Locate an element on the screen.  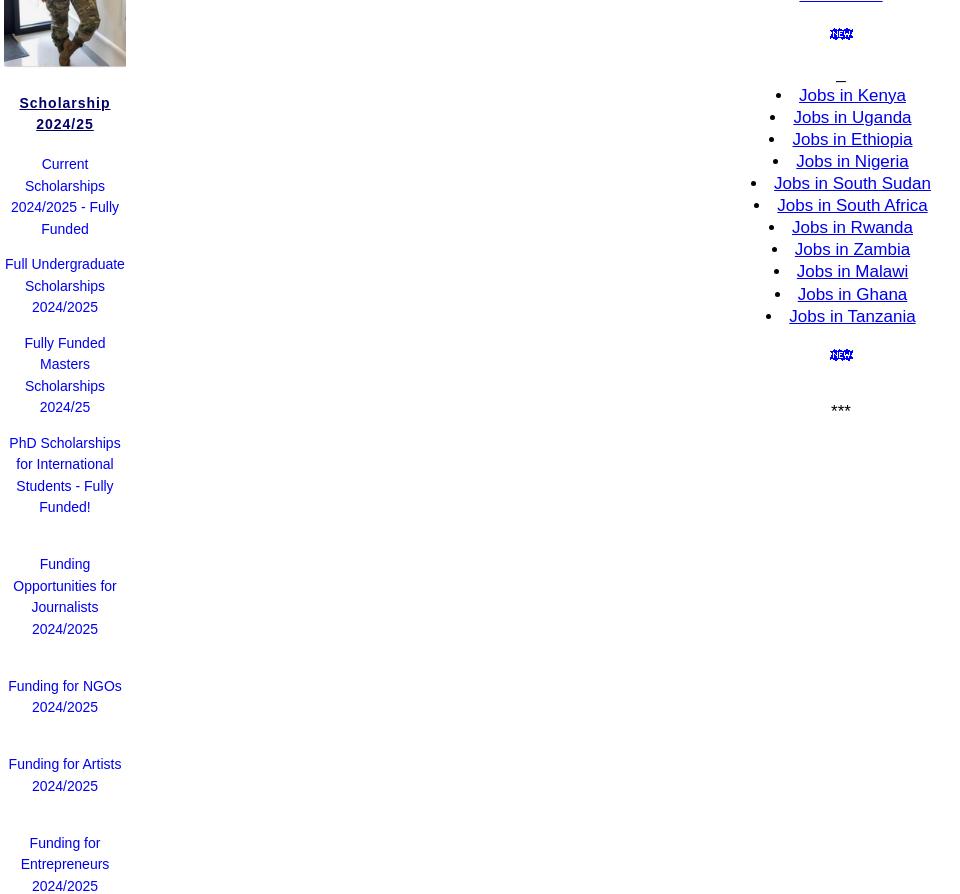
'Jobs in Zambia' is located at coordinates (794, 248).